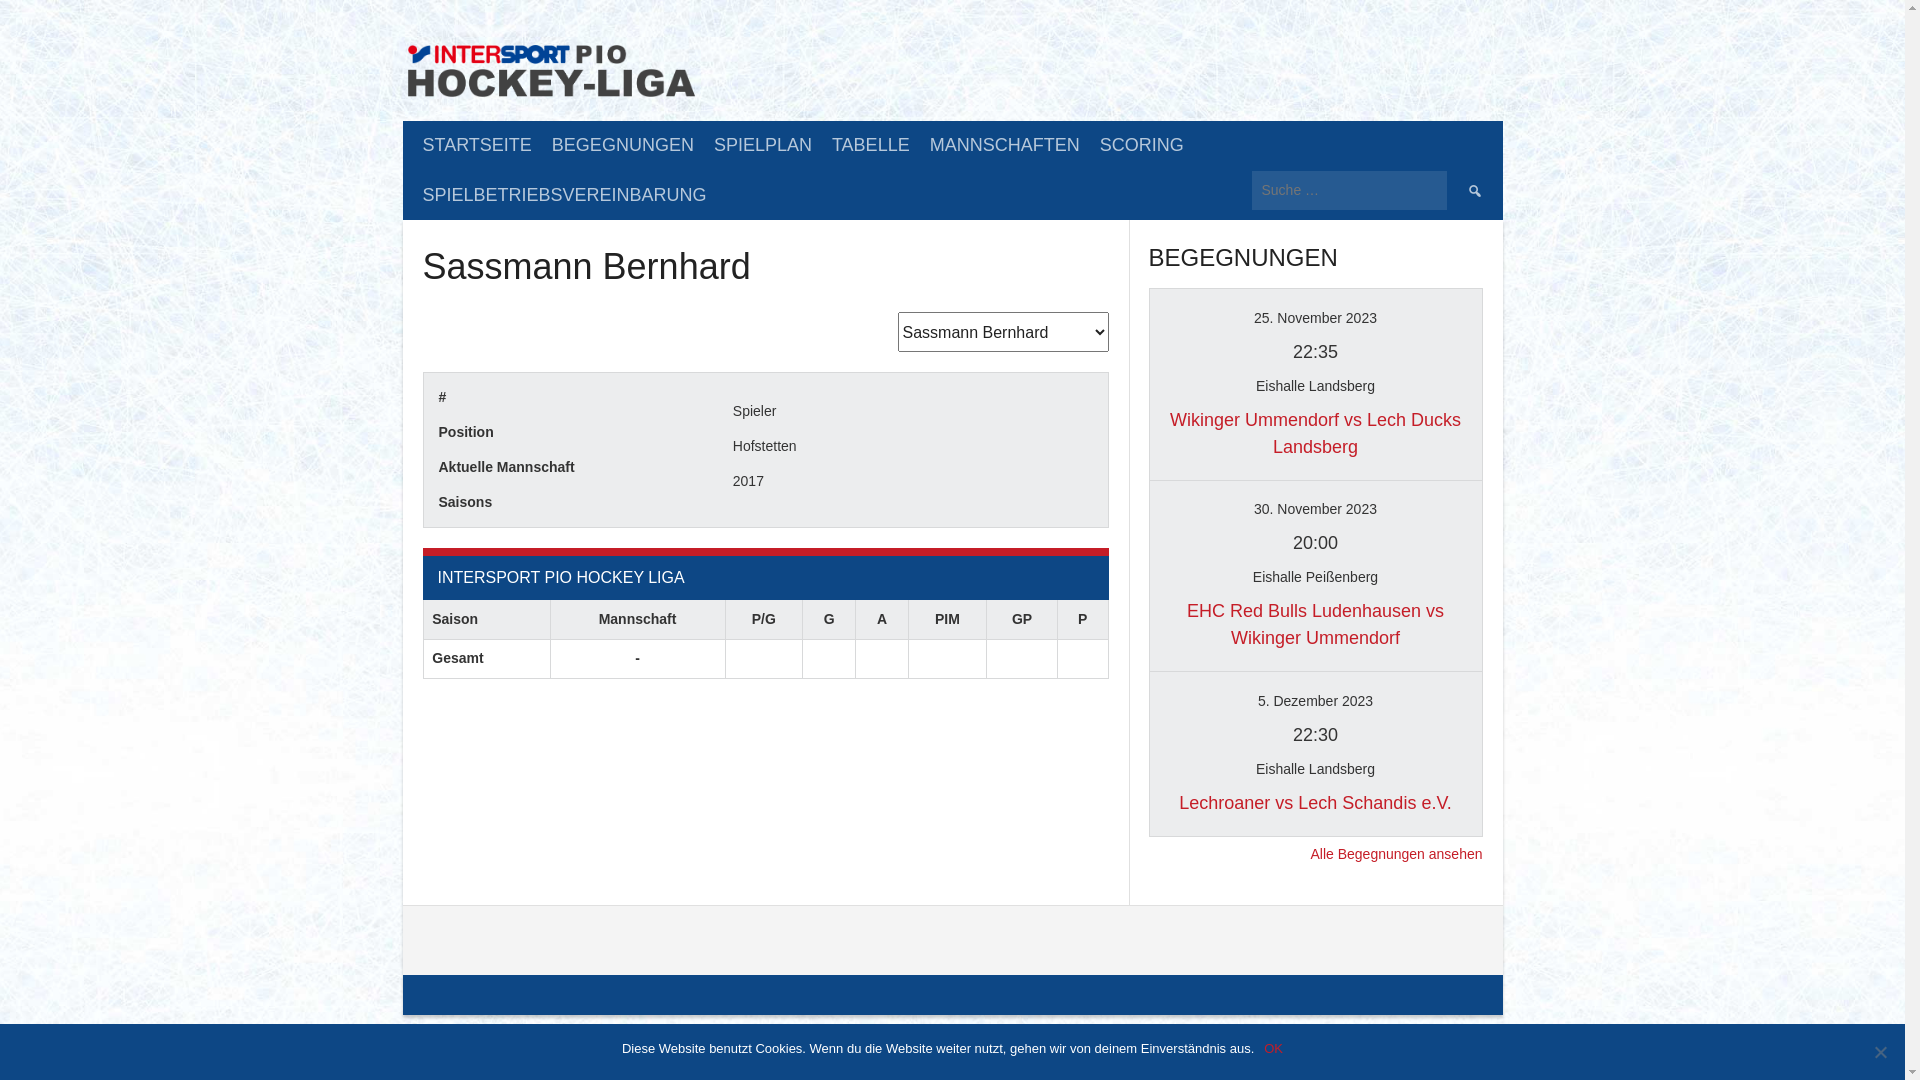 This screenshot has height=1080, width=1920. What do you see at coordinates (475, 145) in the screenshot?
I see `'STARTSEITE'` at bounding box center [475, 145].